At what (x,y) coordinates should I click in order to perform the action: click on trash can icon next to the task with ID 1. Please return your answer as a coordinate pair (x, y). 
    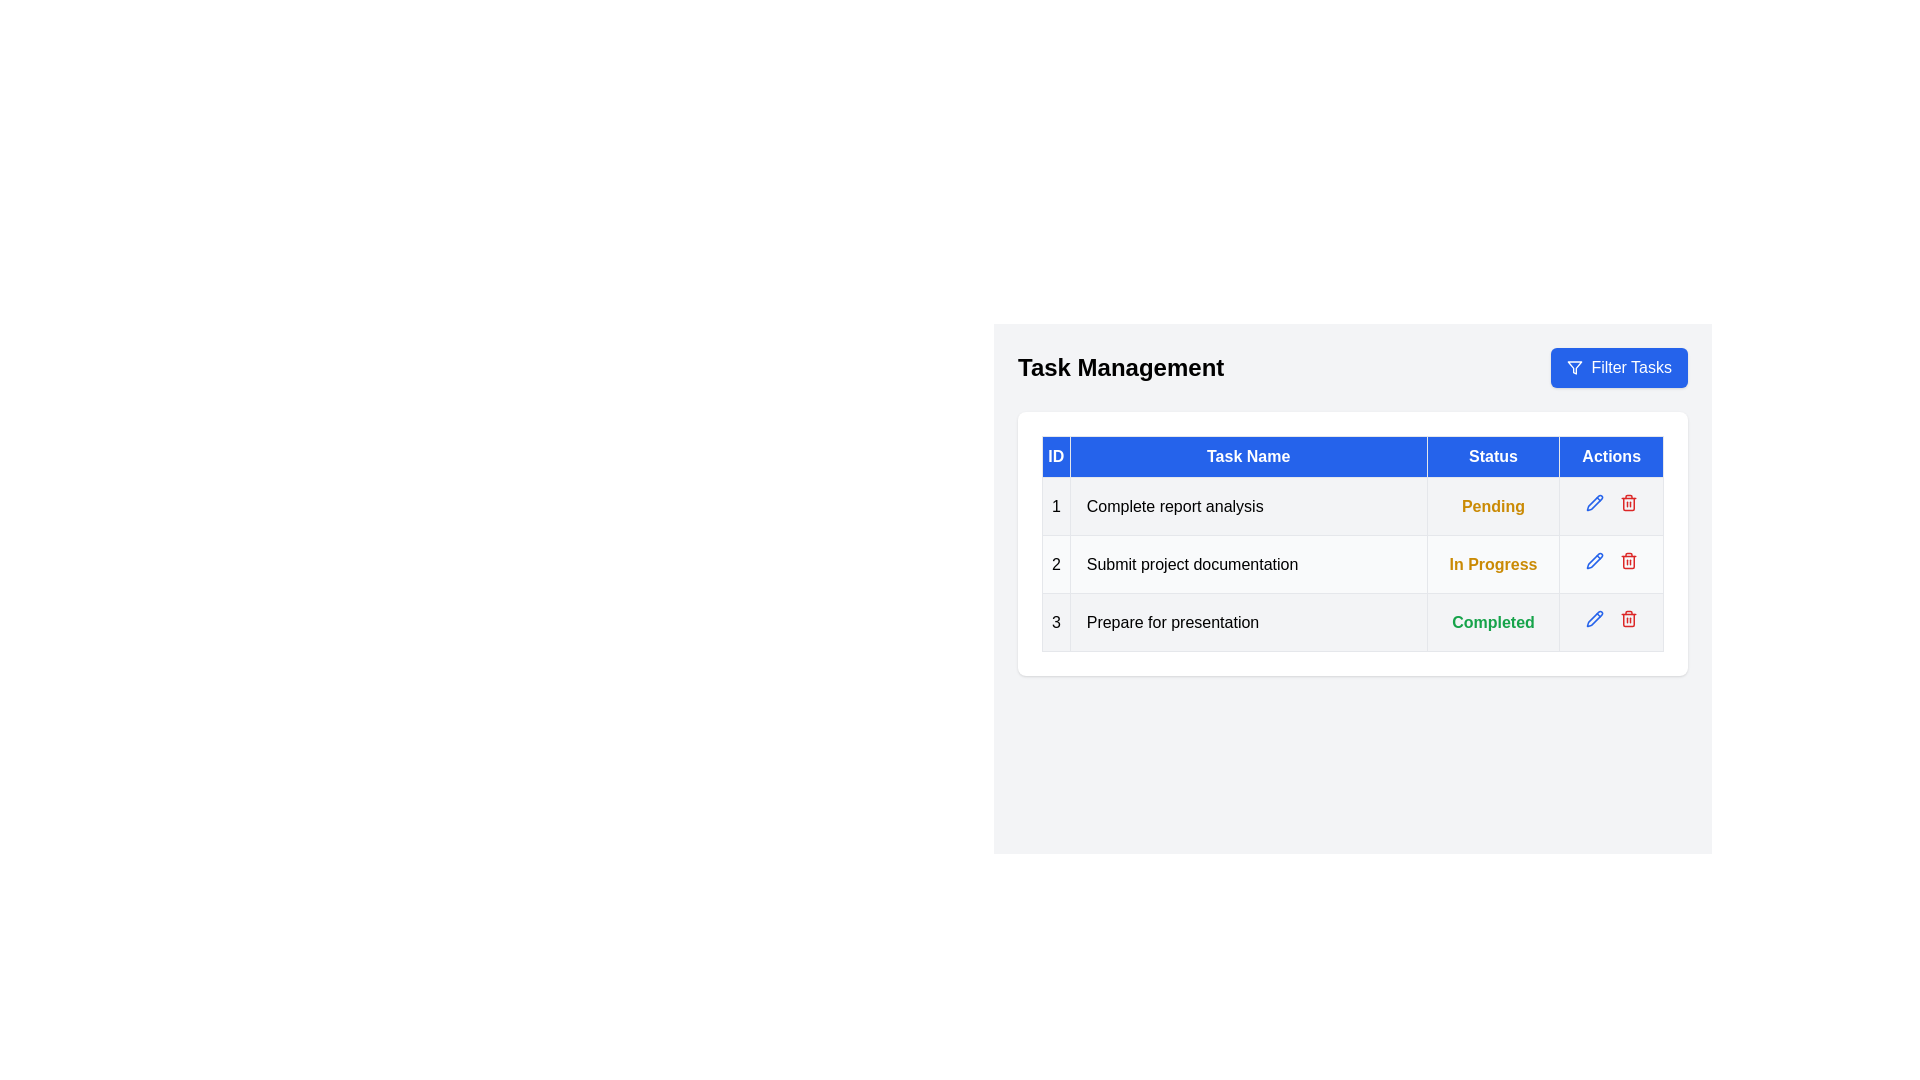
    Looking at the image, I should click on (1628, 501).